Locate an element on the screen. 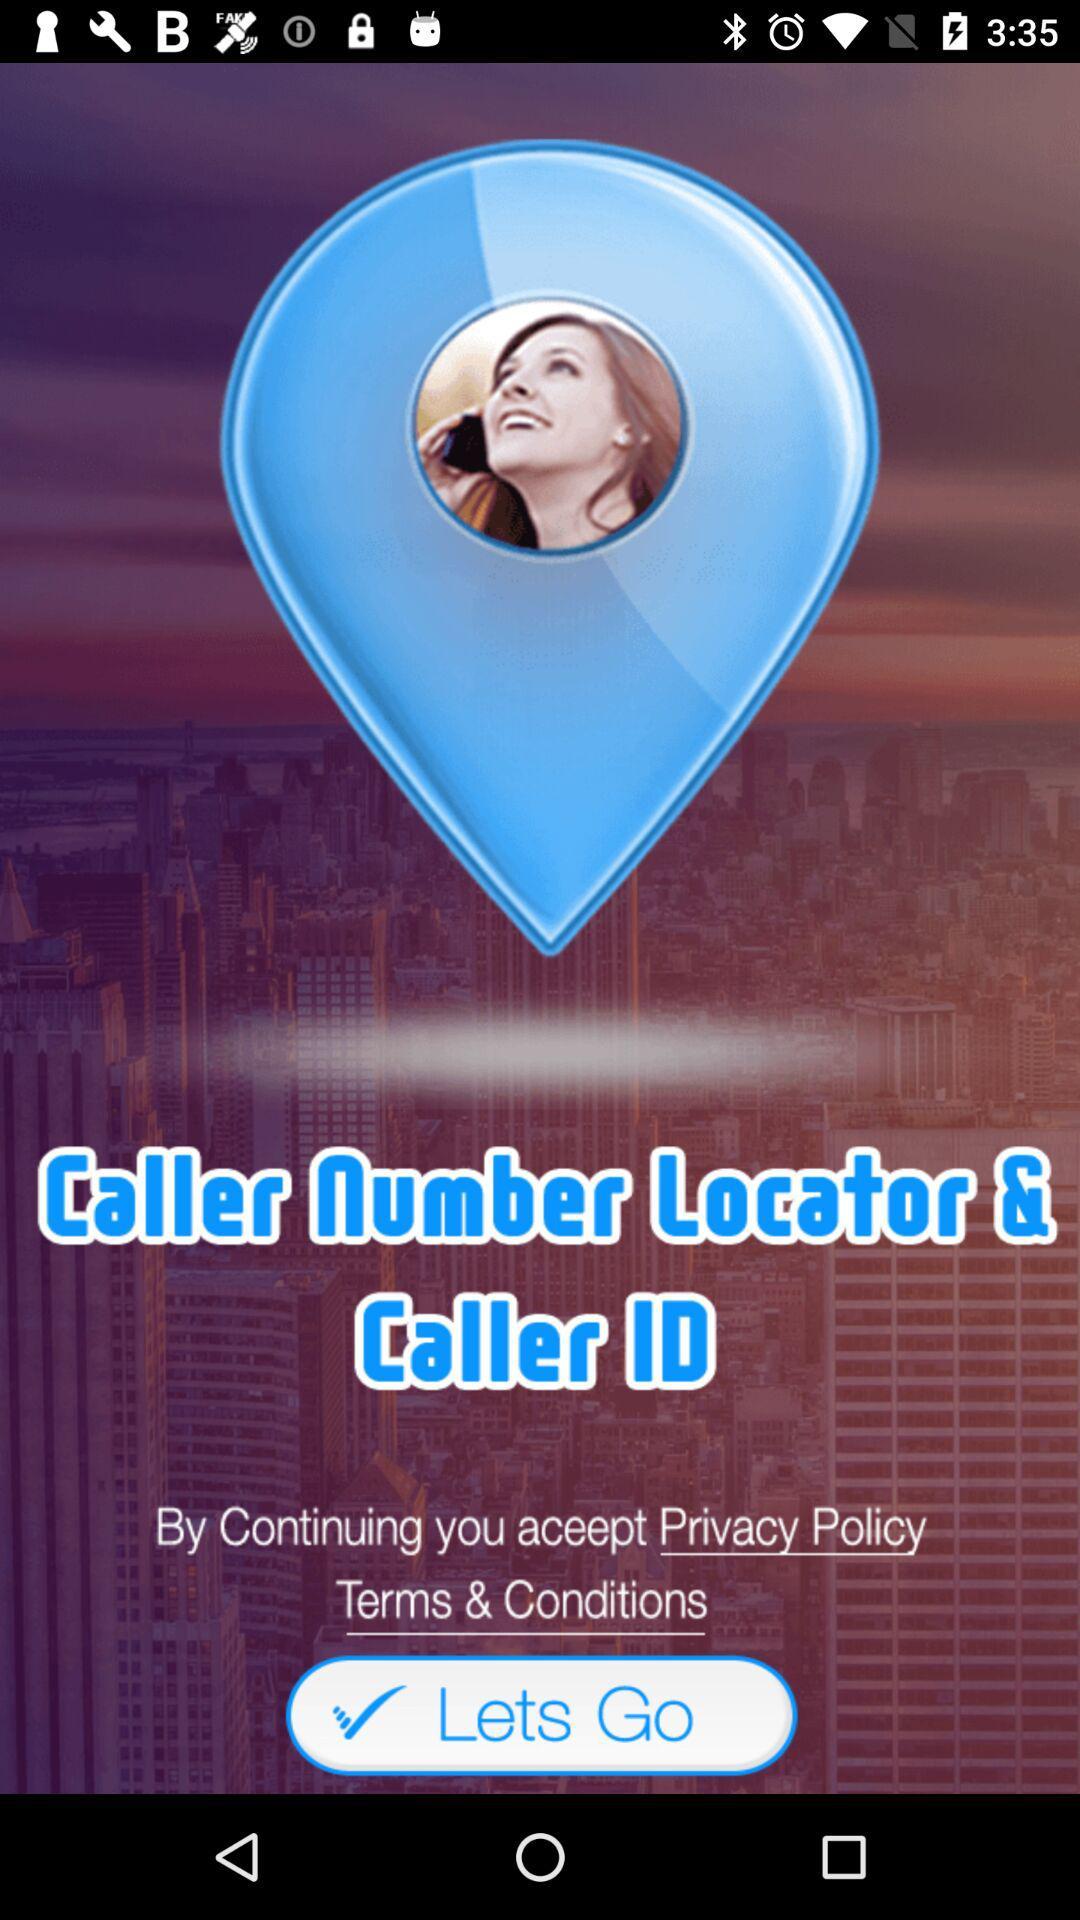  start using the app is located at coordinates (540, 1713).